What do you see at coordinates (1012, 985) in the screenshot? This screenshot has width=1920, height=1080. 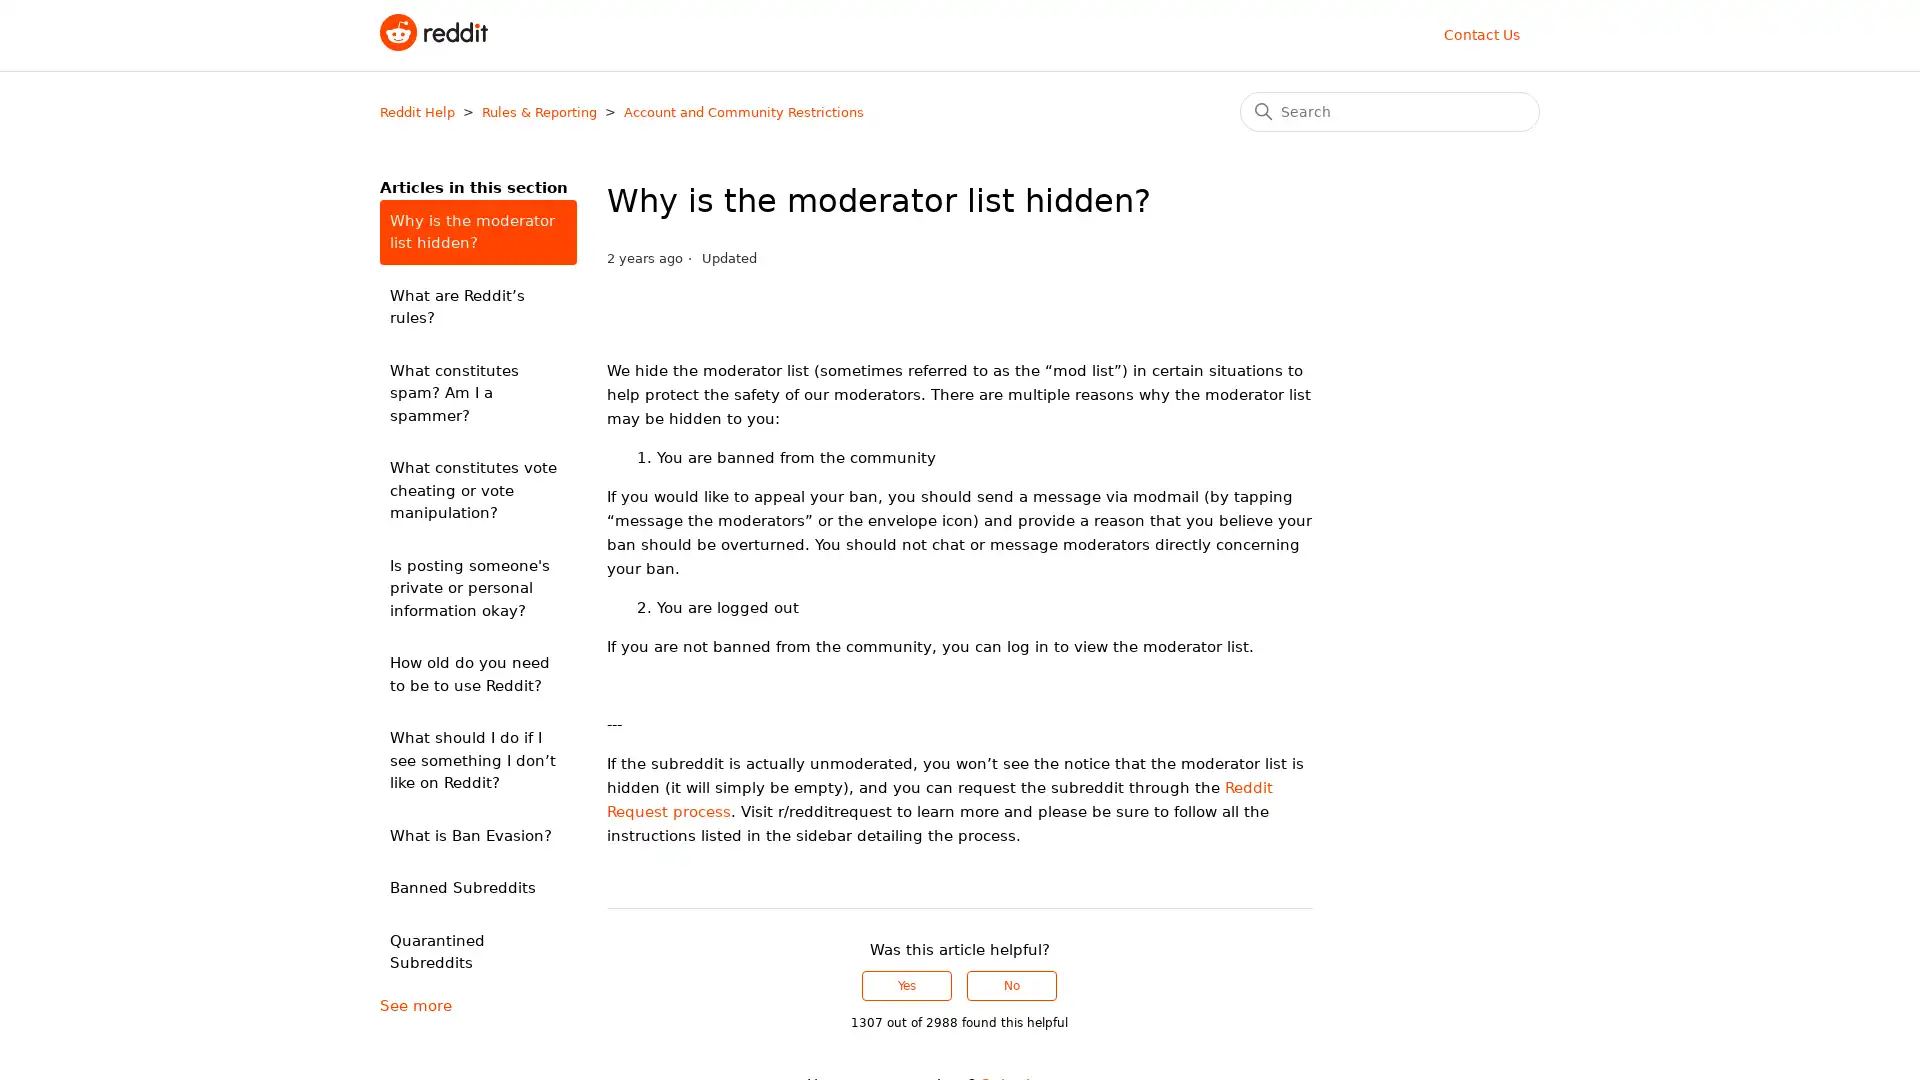 I see `This article was not helpful` at bounding box center [1012, 985].